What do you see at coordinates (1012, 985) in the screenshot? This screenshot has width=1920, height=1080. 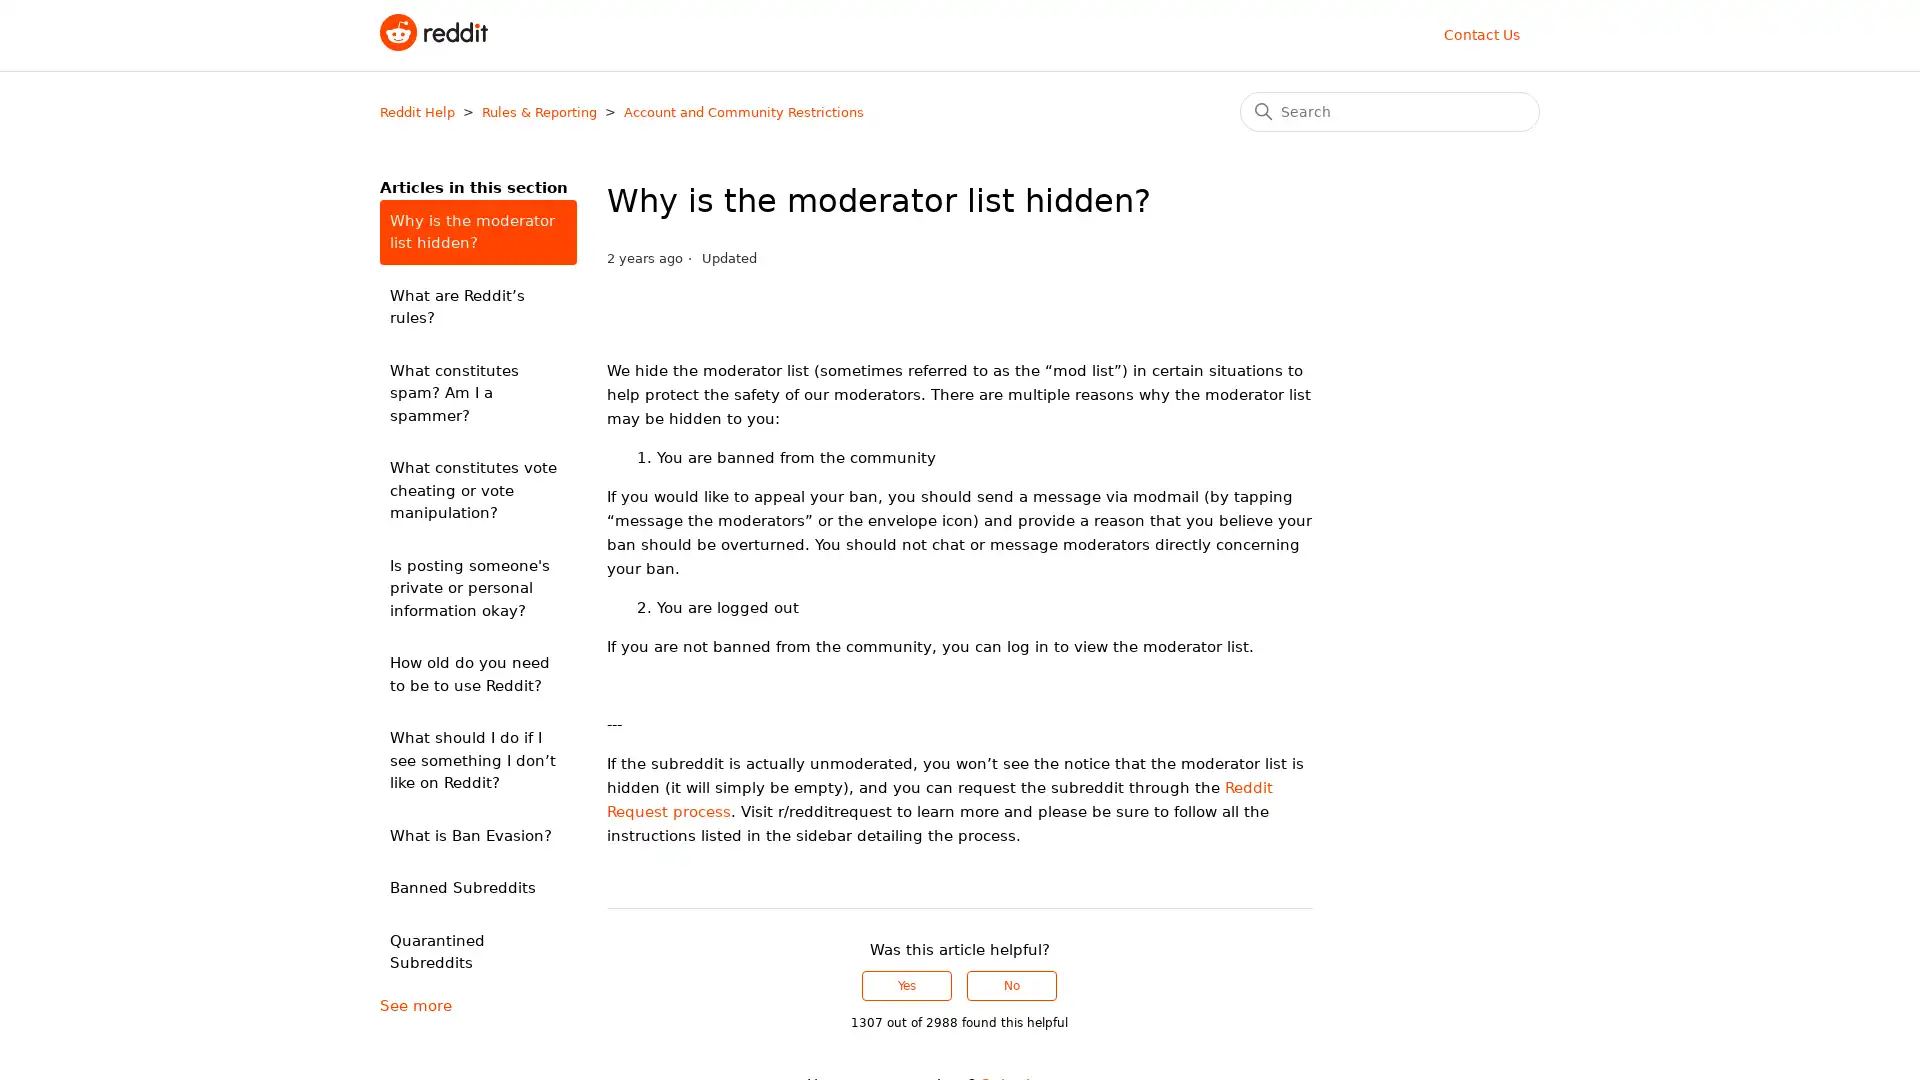 I see `This article was not helpful` at bounding box center [1012, 985].